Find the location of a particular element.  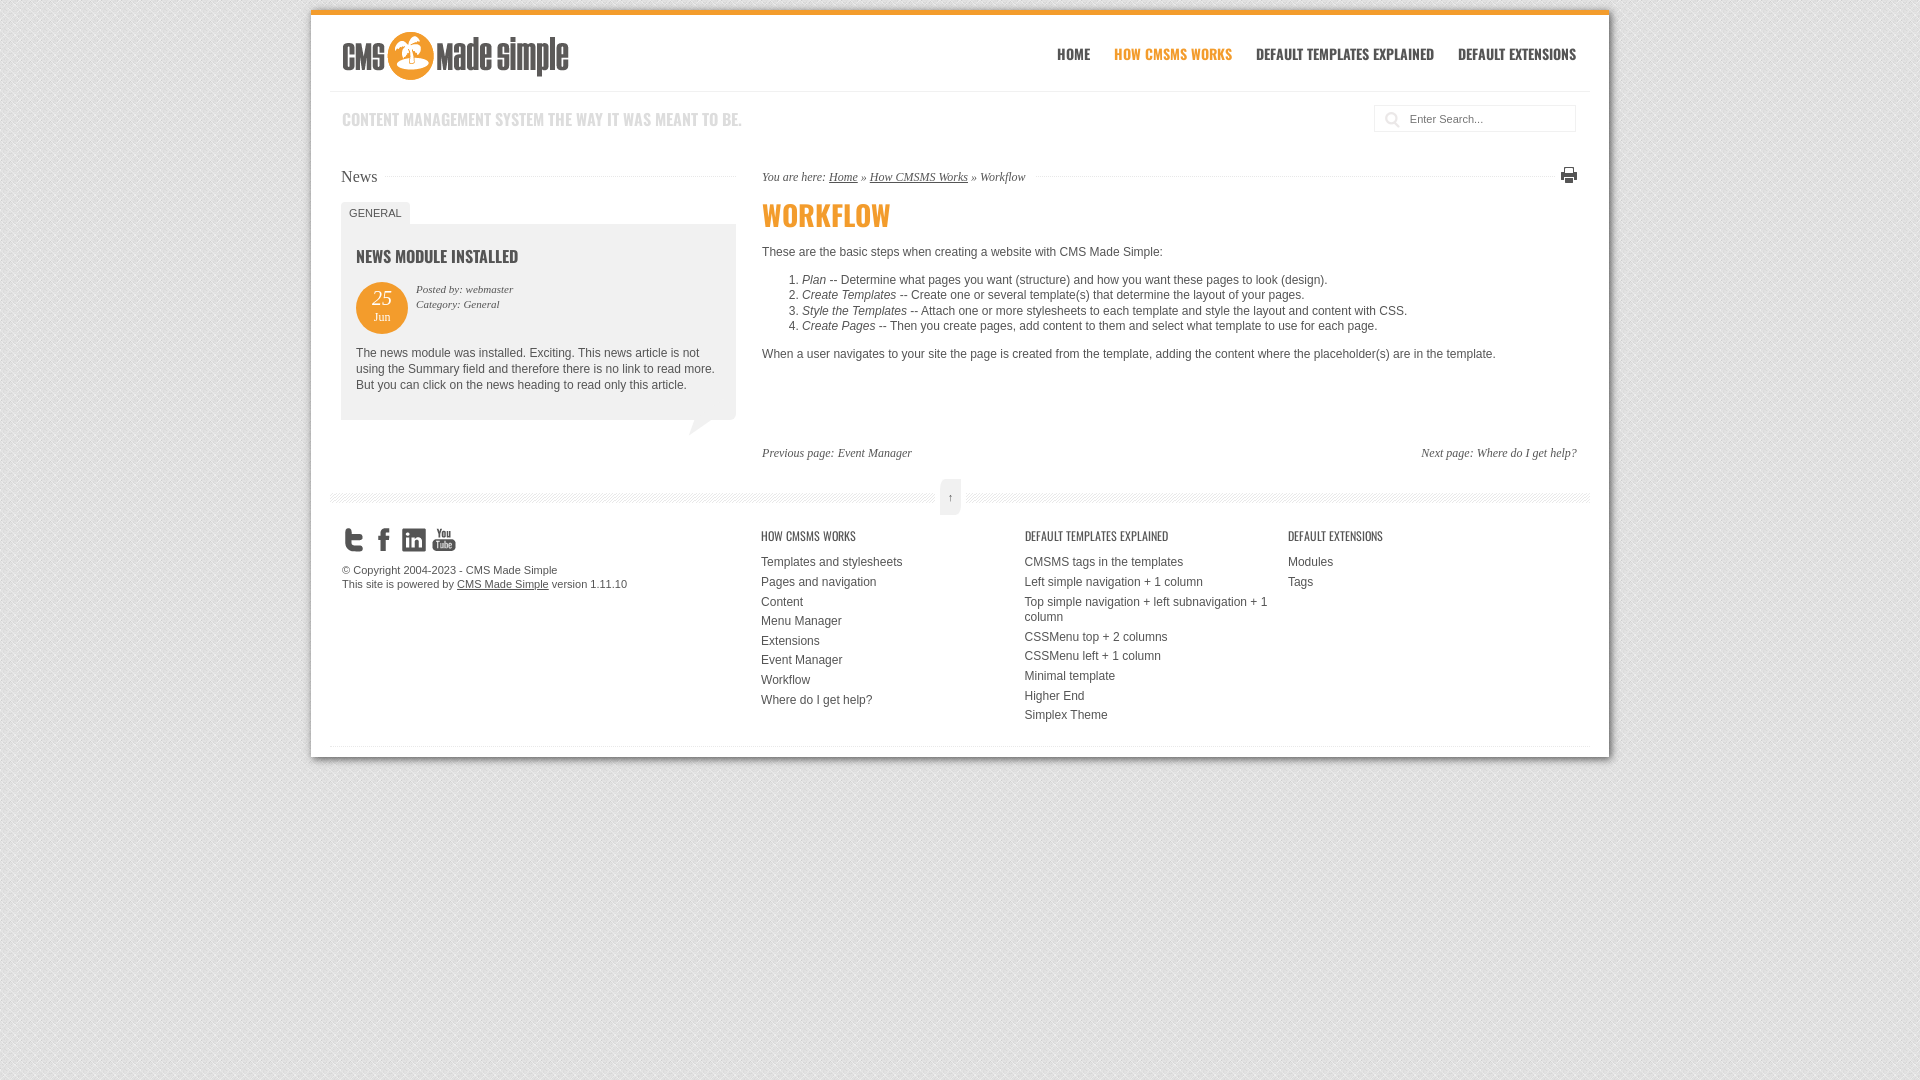

'Event Manager' is located at coordinates (838, 452).